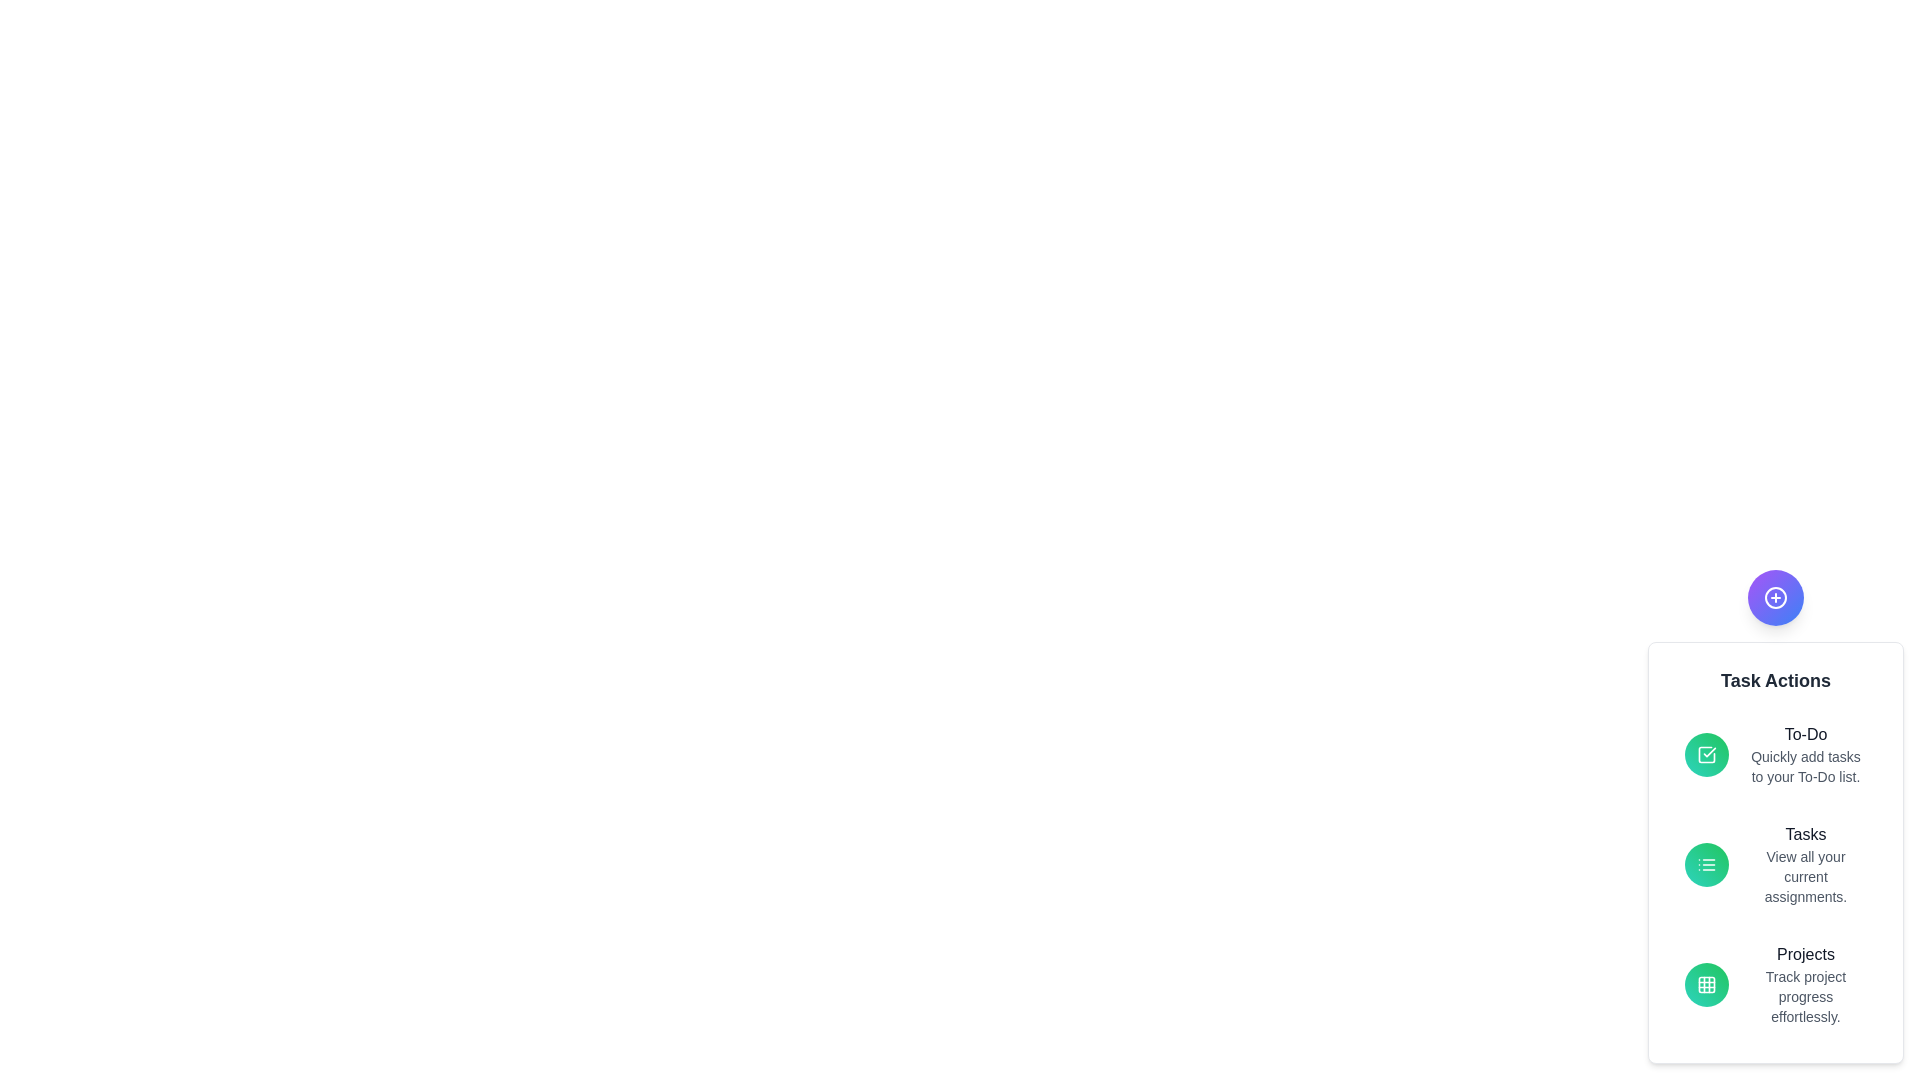  Describe the element at coordinates (1706, 983) in the screenshot. I see `the icon for Projects in the Task Actions menu` at that location.